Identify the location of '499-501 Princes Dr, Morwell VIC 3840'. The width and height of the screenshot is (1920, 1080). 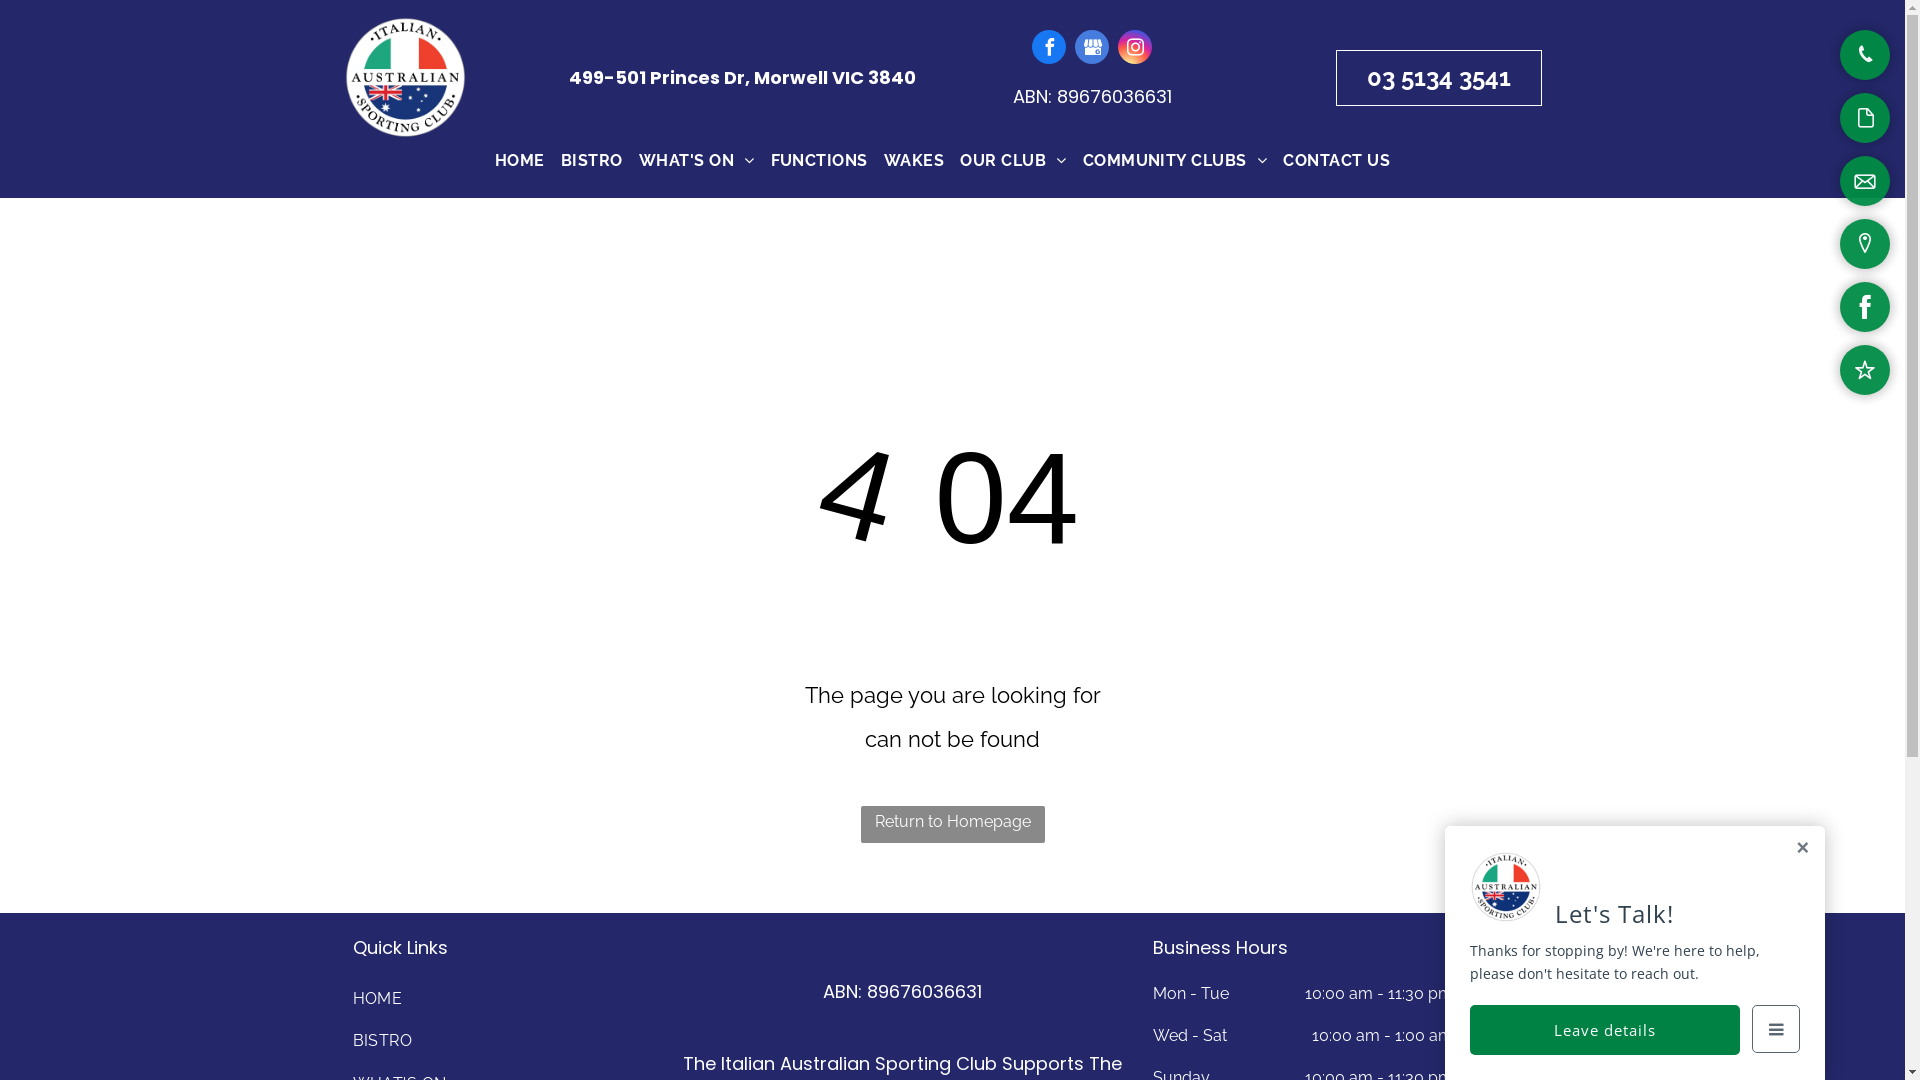
(741, 76).